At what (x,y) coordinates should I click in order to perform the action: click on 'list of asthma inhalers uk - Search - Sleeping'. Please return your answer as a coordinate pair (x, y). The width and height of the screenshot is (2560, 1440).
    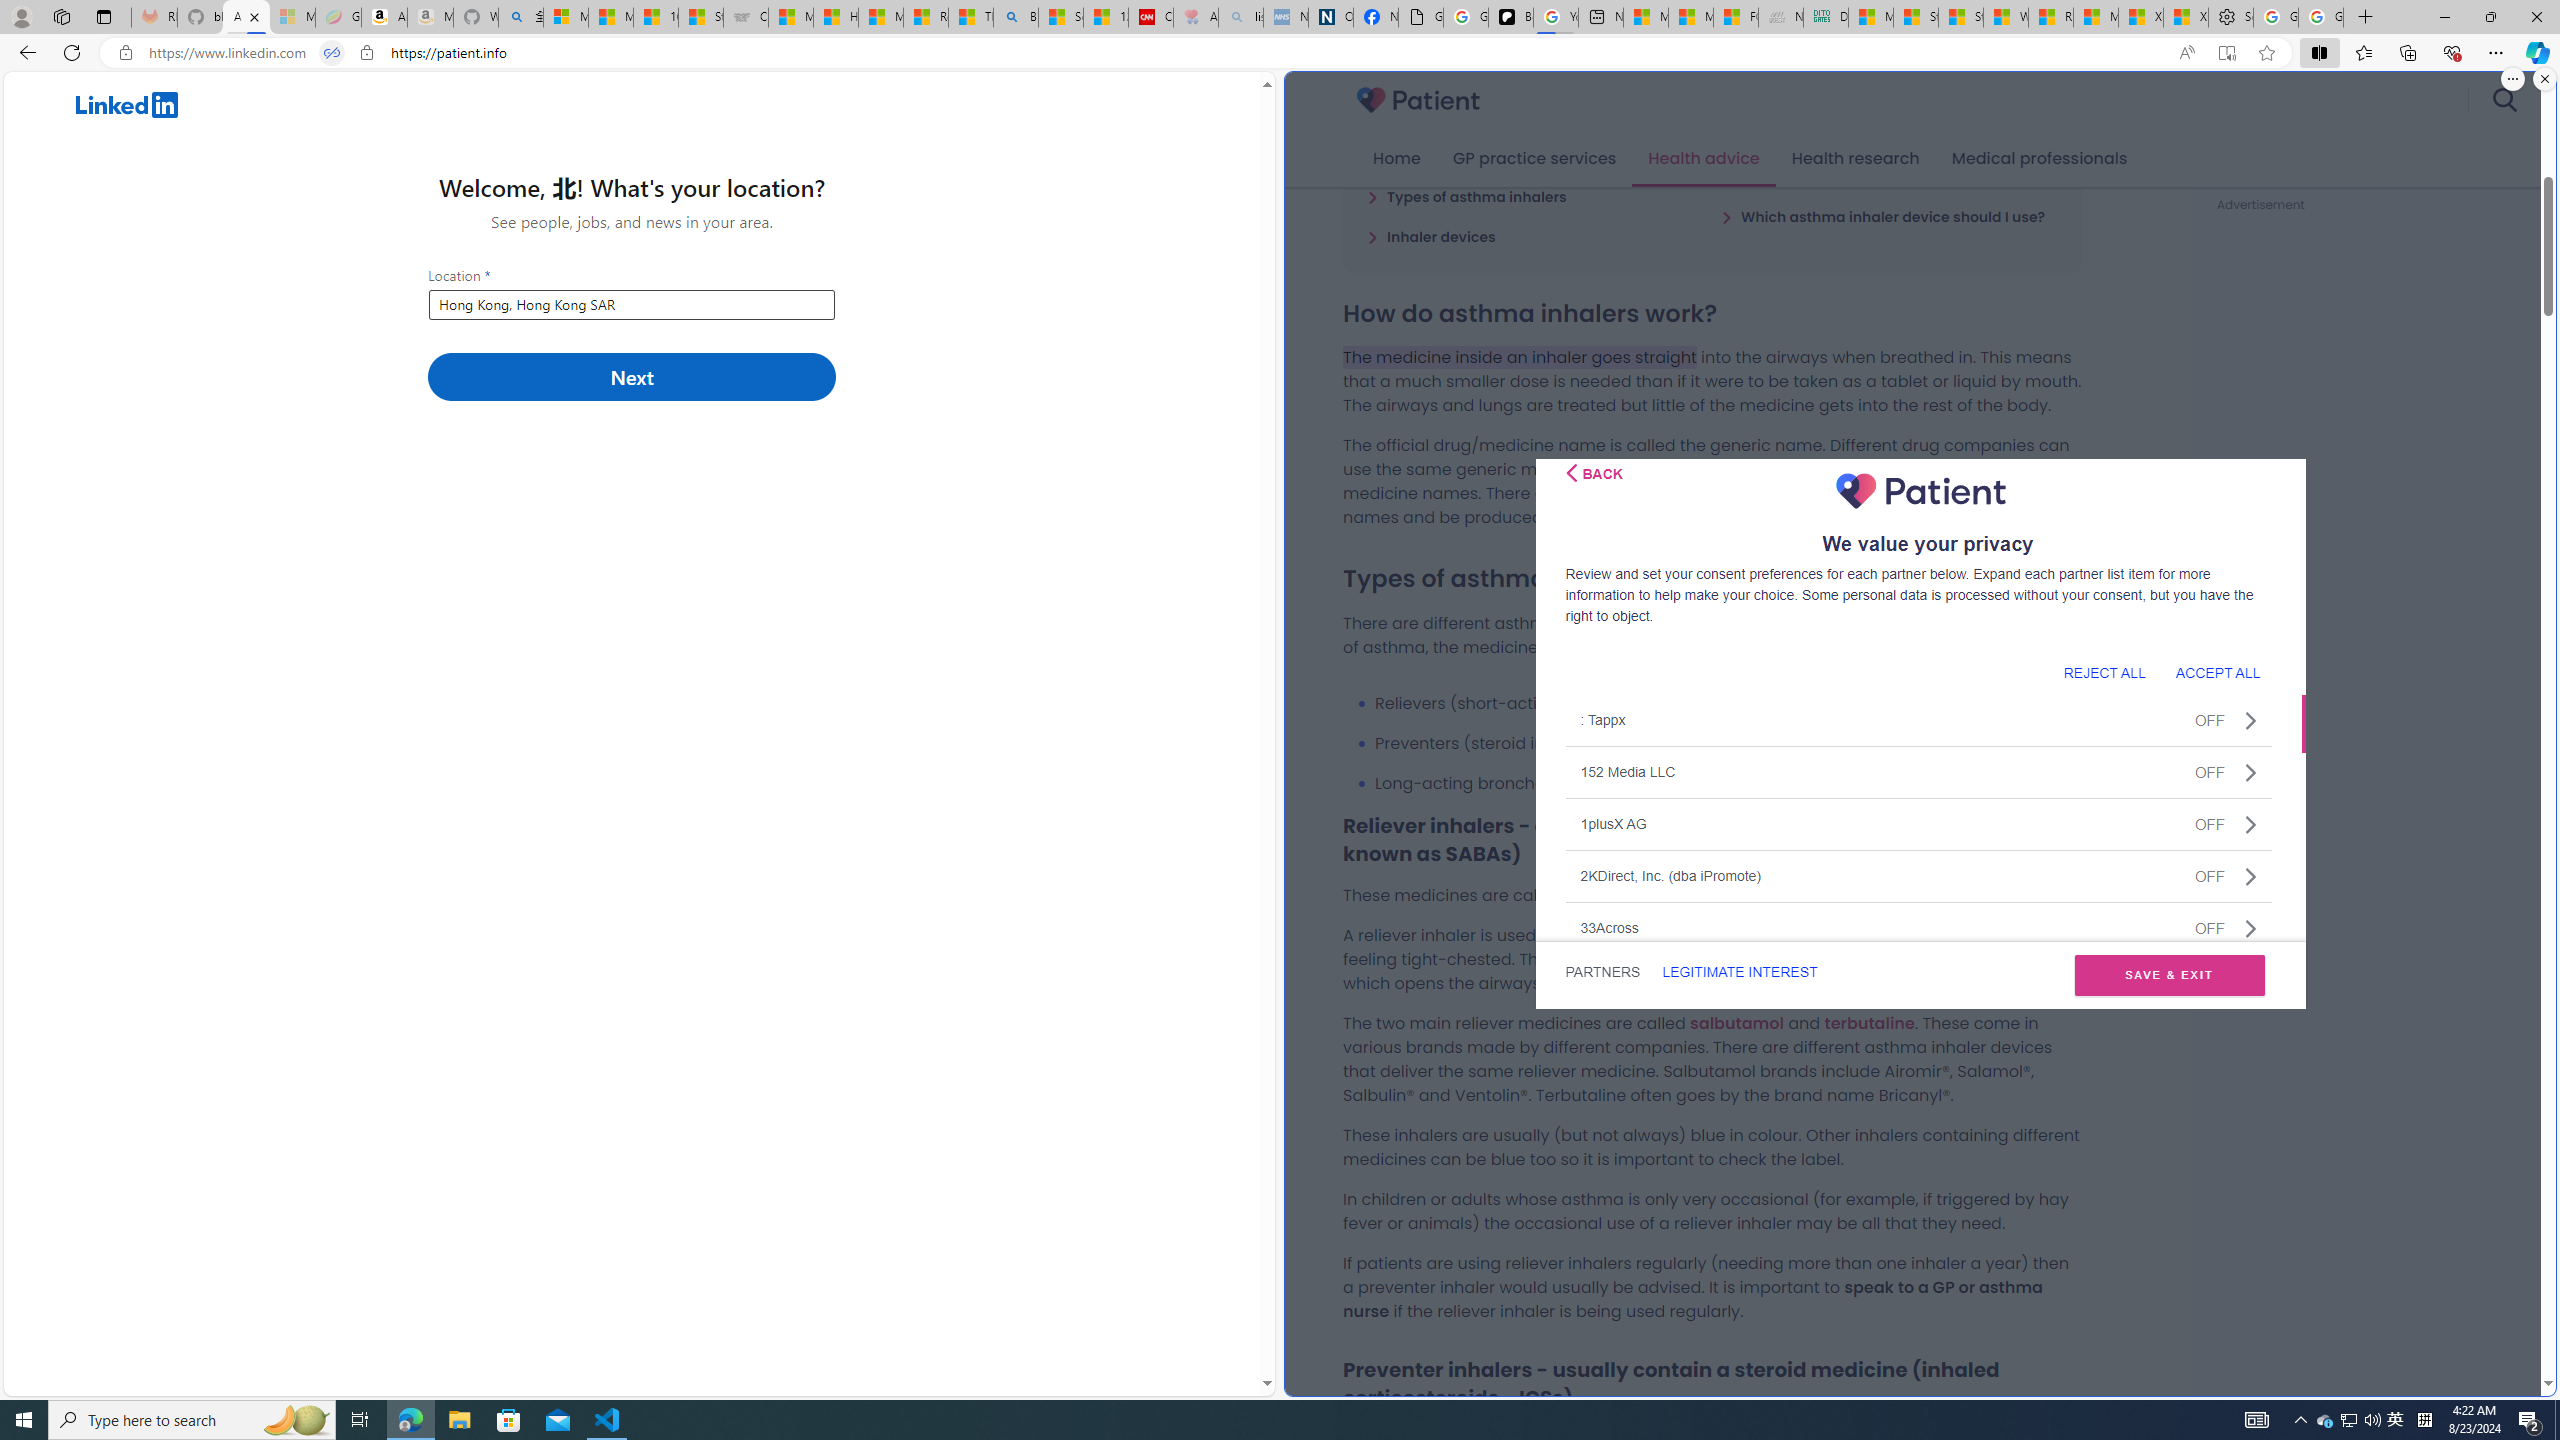
    Looking at the image, I should click on (1240, 16).